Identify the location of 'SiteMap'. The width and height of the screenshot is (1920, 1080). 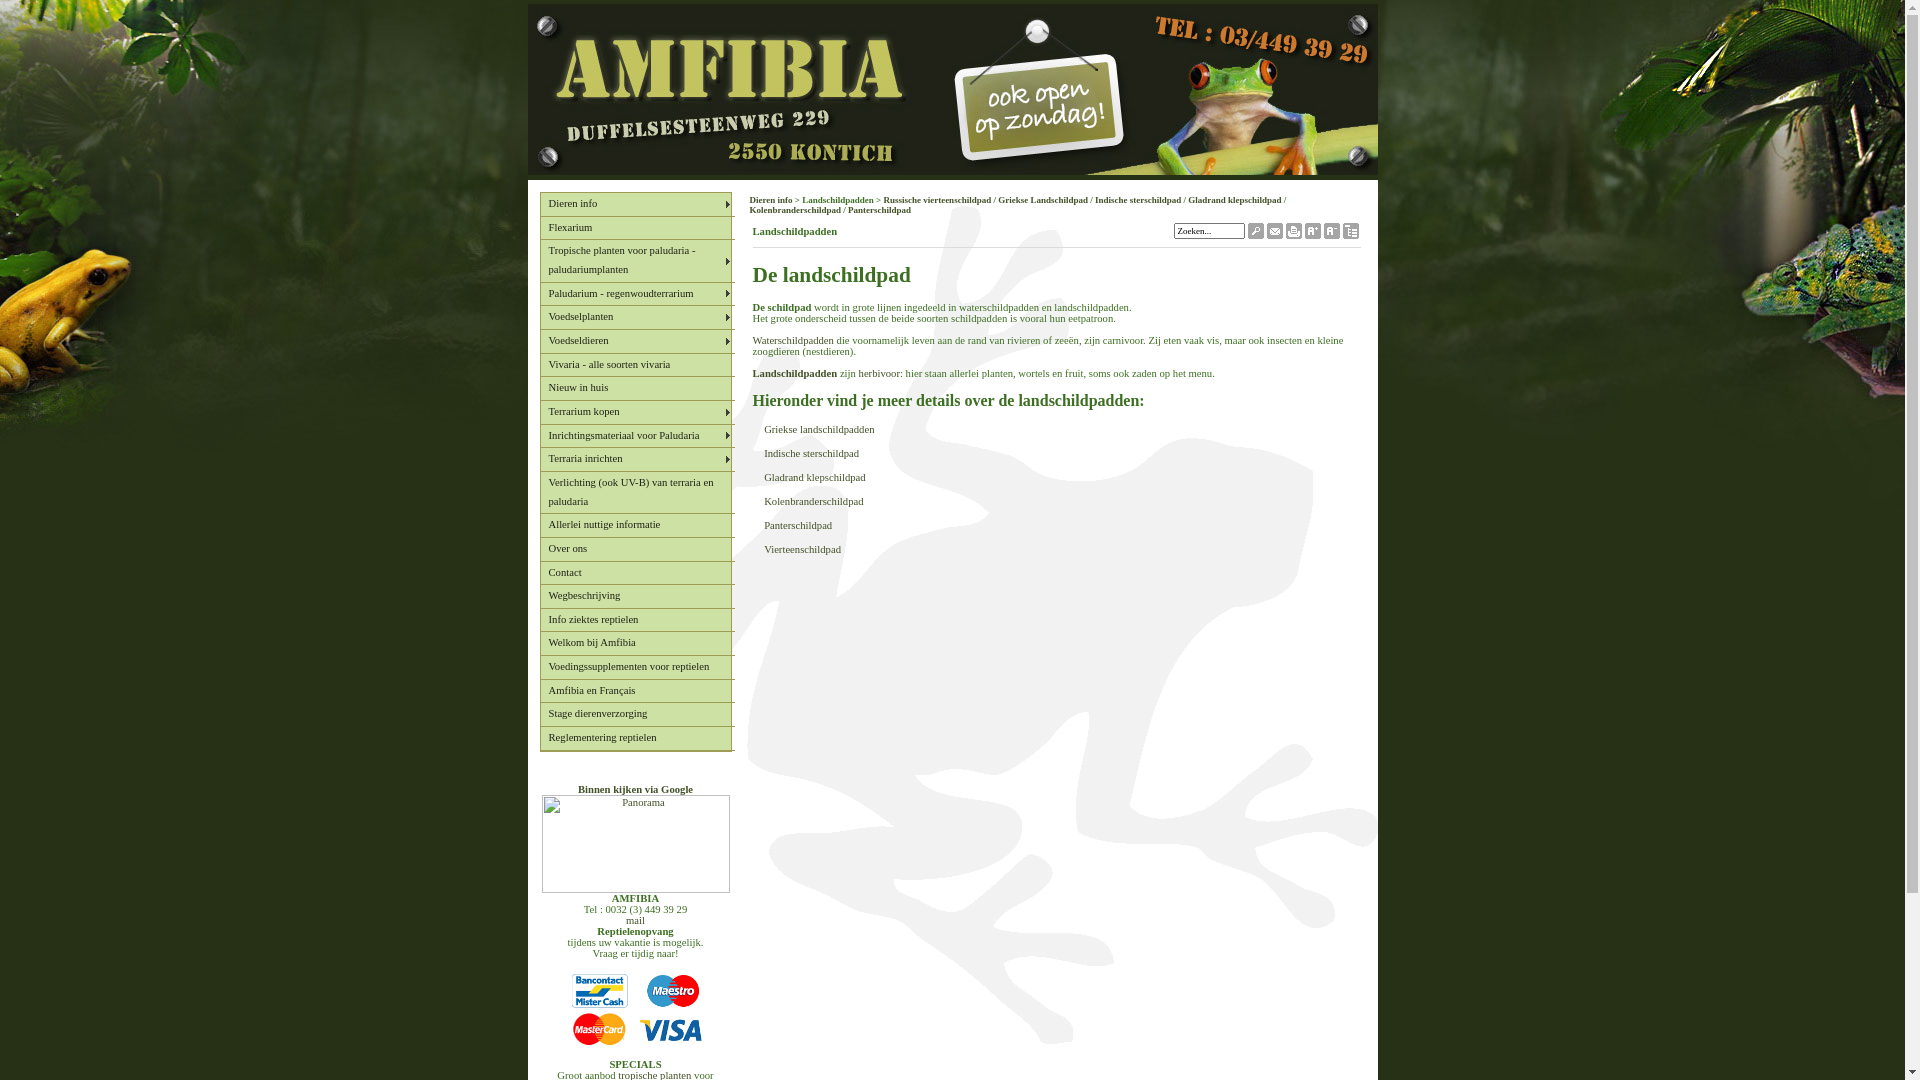
(1349, 233).